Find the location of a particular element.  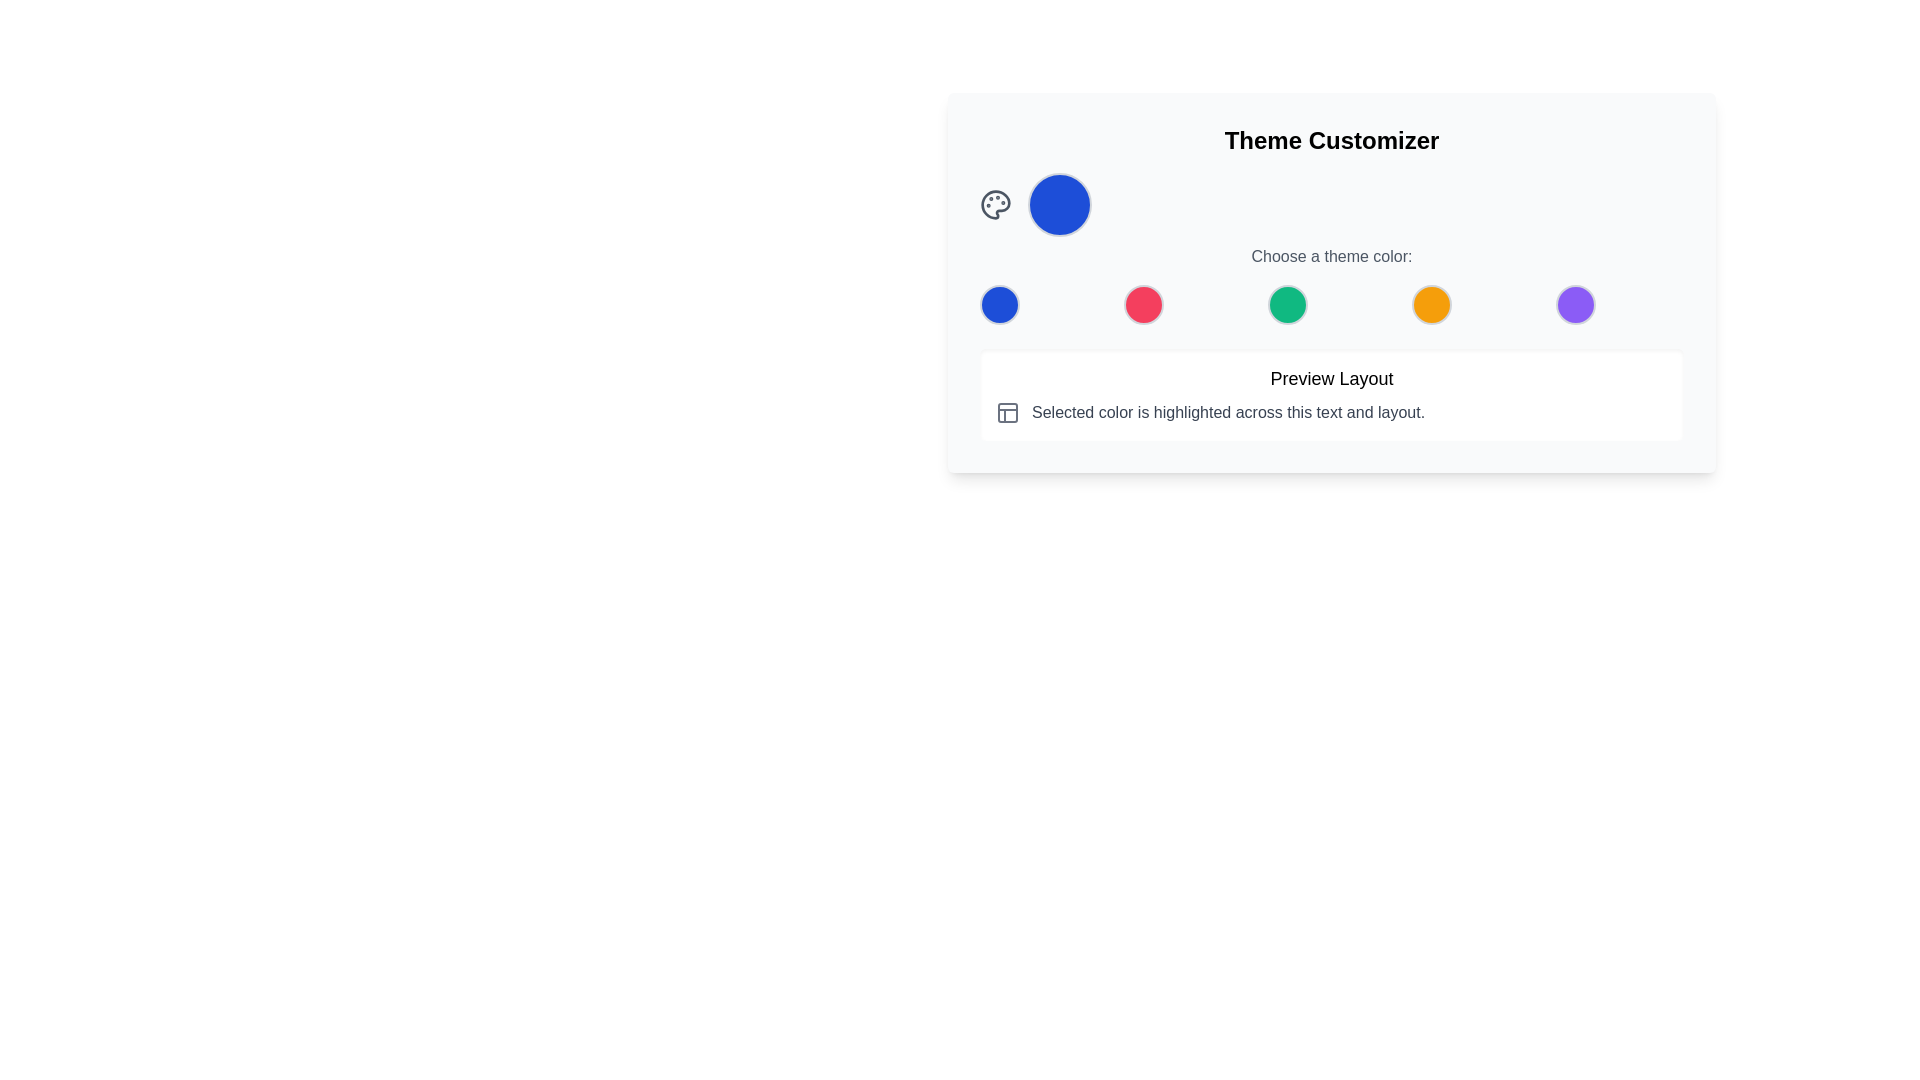

the title 'Preview Layout' of the Informational block with a white background and rounded corners, which contains the subtitle and an icon to the left is located at coordinates (1331, 394).